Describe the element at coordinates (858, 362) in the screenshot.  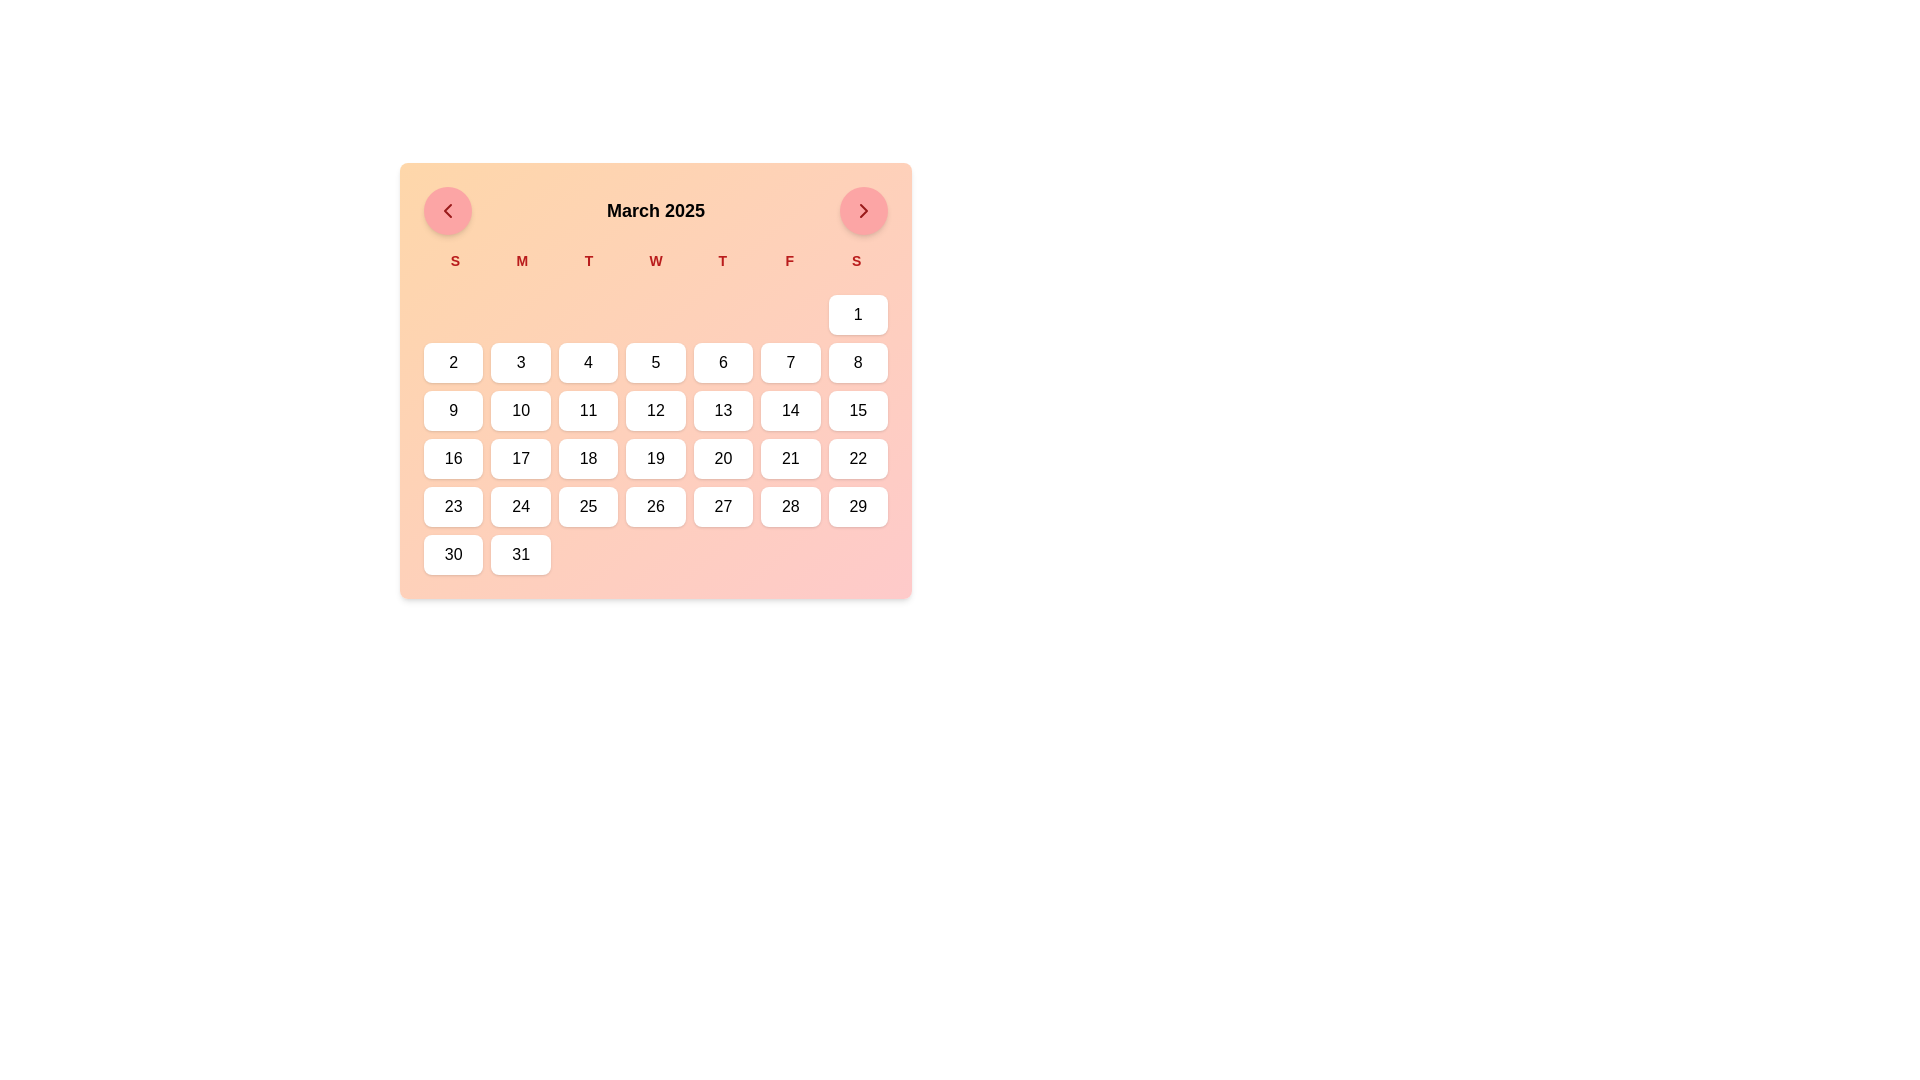
I see `the rectangular button displaying the number '8' located` at that location.